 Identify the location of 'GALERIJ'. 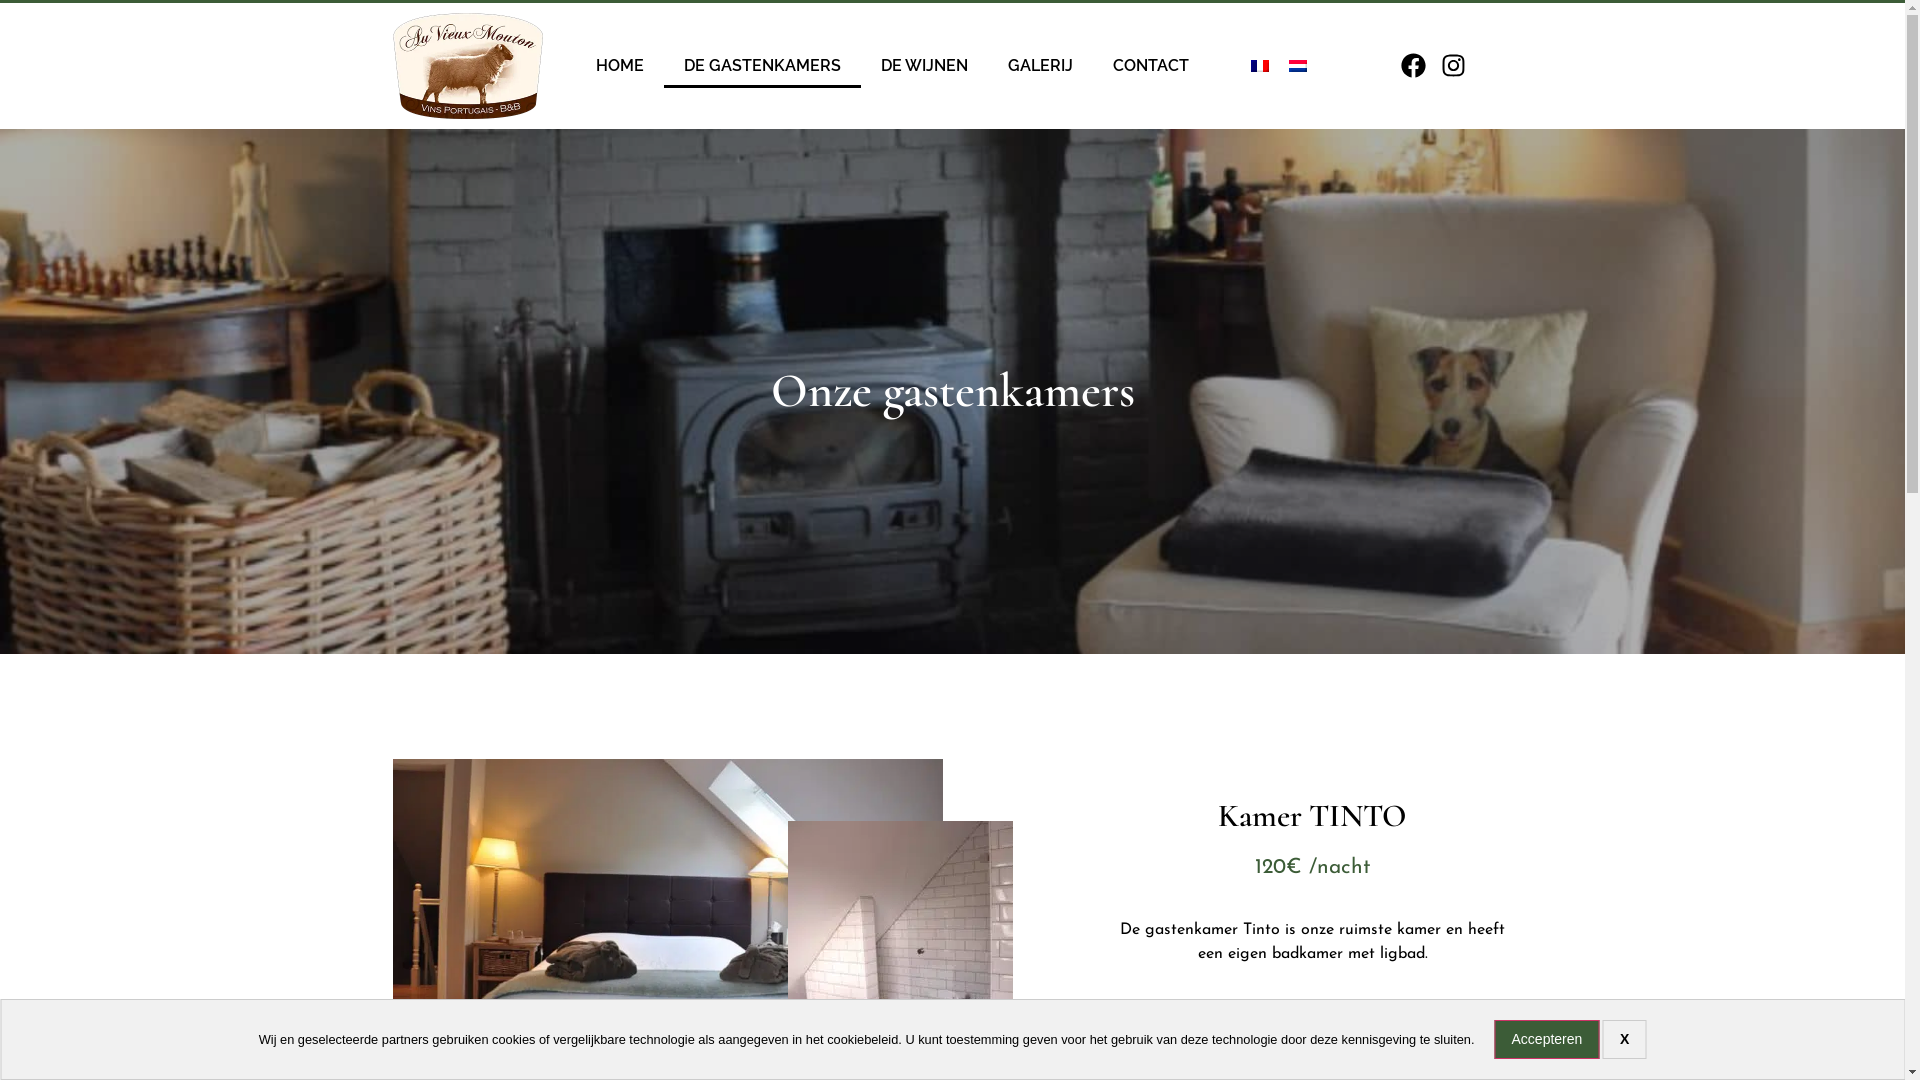
(1040, 64).